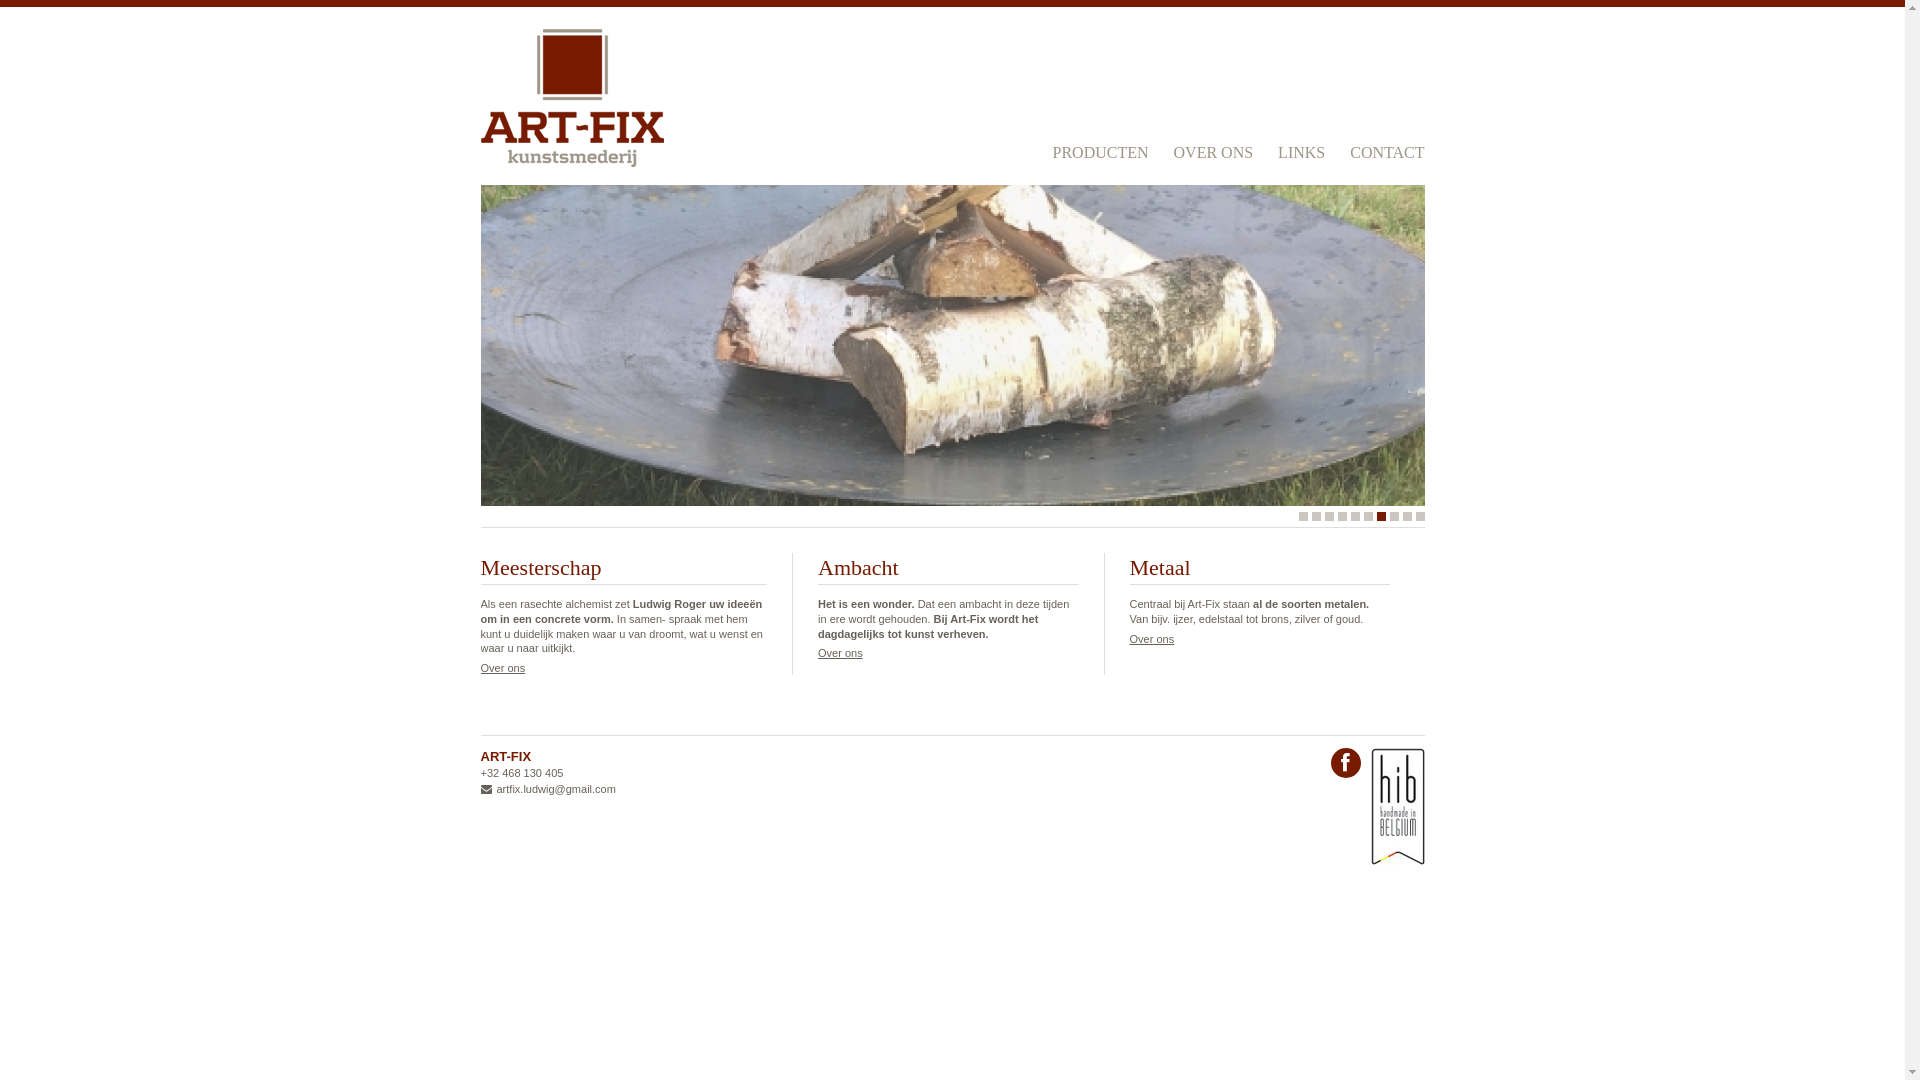  I want to click on '7', so click(1375, 515).